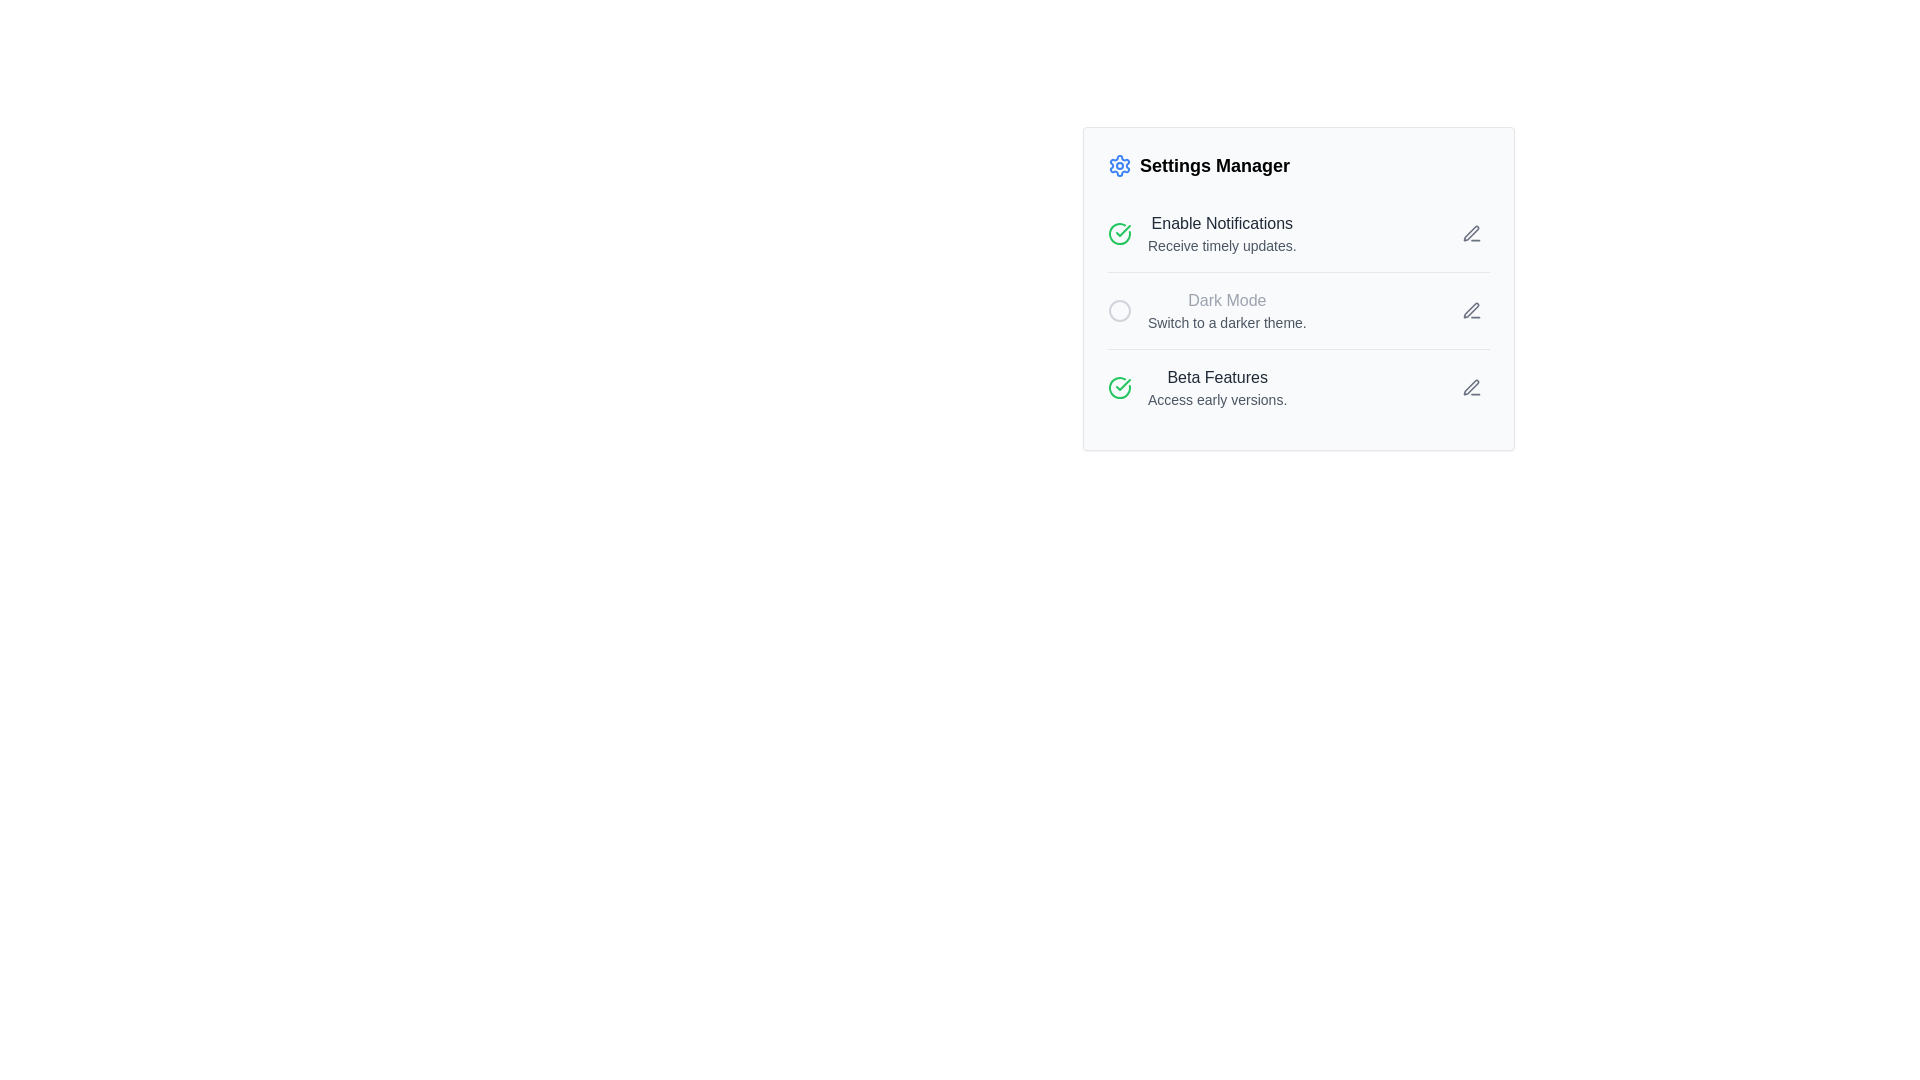 This screenshot has height=1080, width=1920. What do you see at coordinates (1216, 400) in the screenshot?
I see `the text label 'Access early versions.' located below the 'Beta Features' label in the 'Settings Manager' panel, styled in gray color` at bounding box center [1216, 400].